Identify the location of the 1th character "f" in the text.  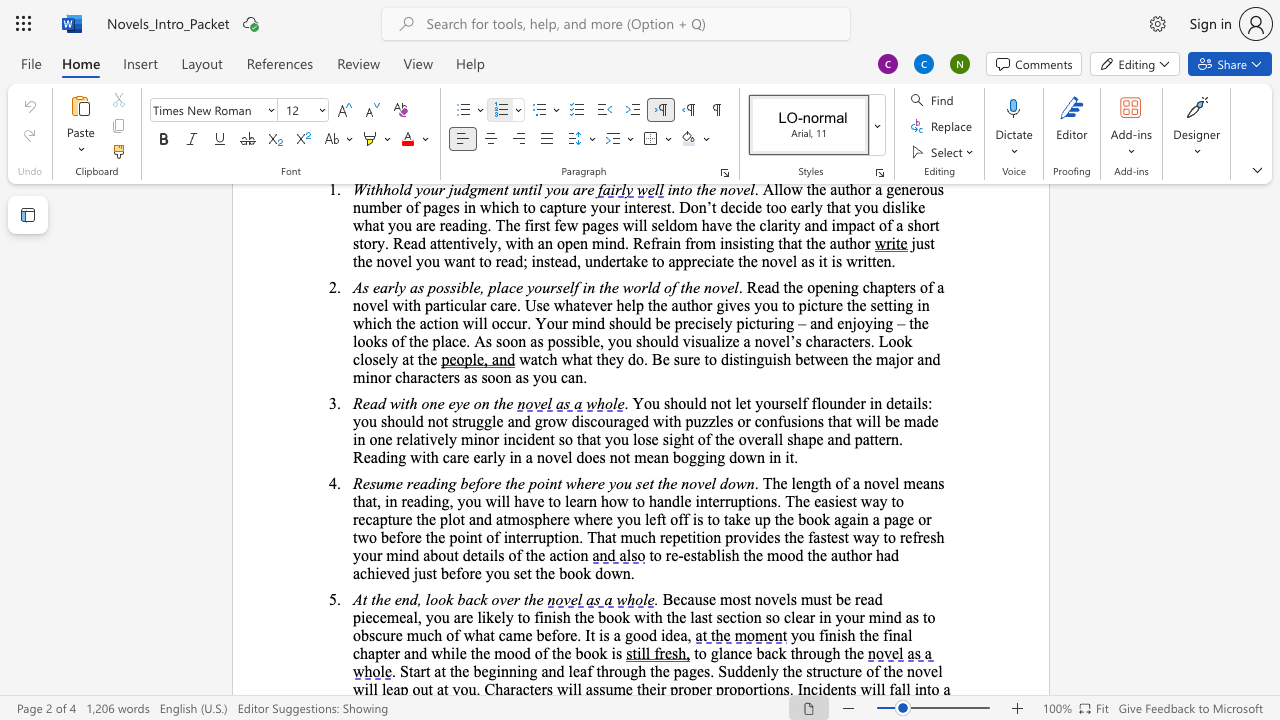
(545, 653).